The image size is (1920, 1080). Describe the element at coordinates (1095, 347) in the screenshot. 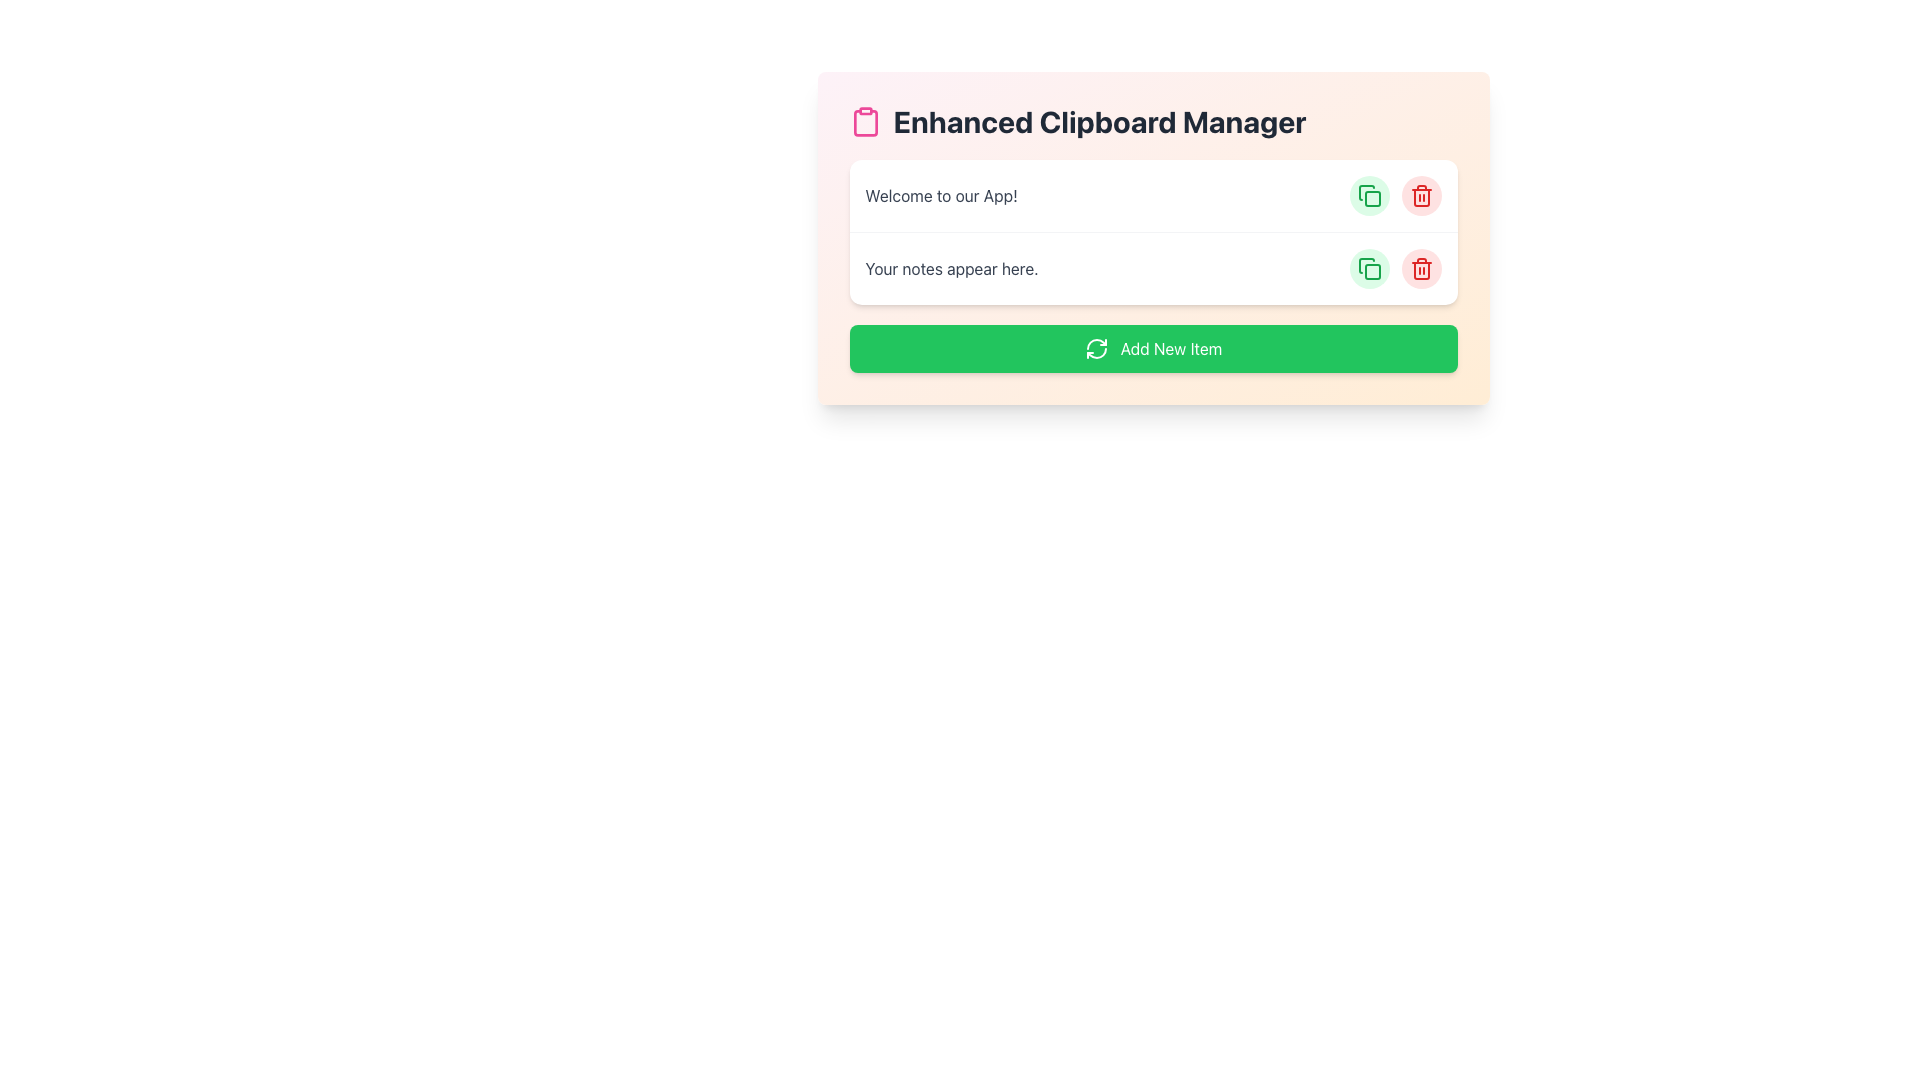

I see `the circular refresh icon with a green background located inside the 'Add New Item' button, which is positioned on the left side next to the text 'Add New Item'` at that location.